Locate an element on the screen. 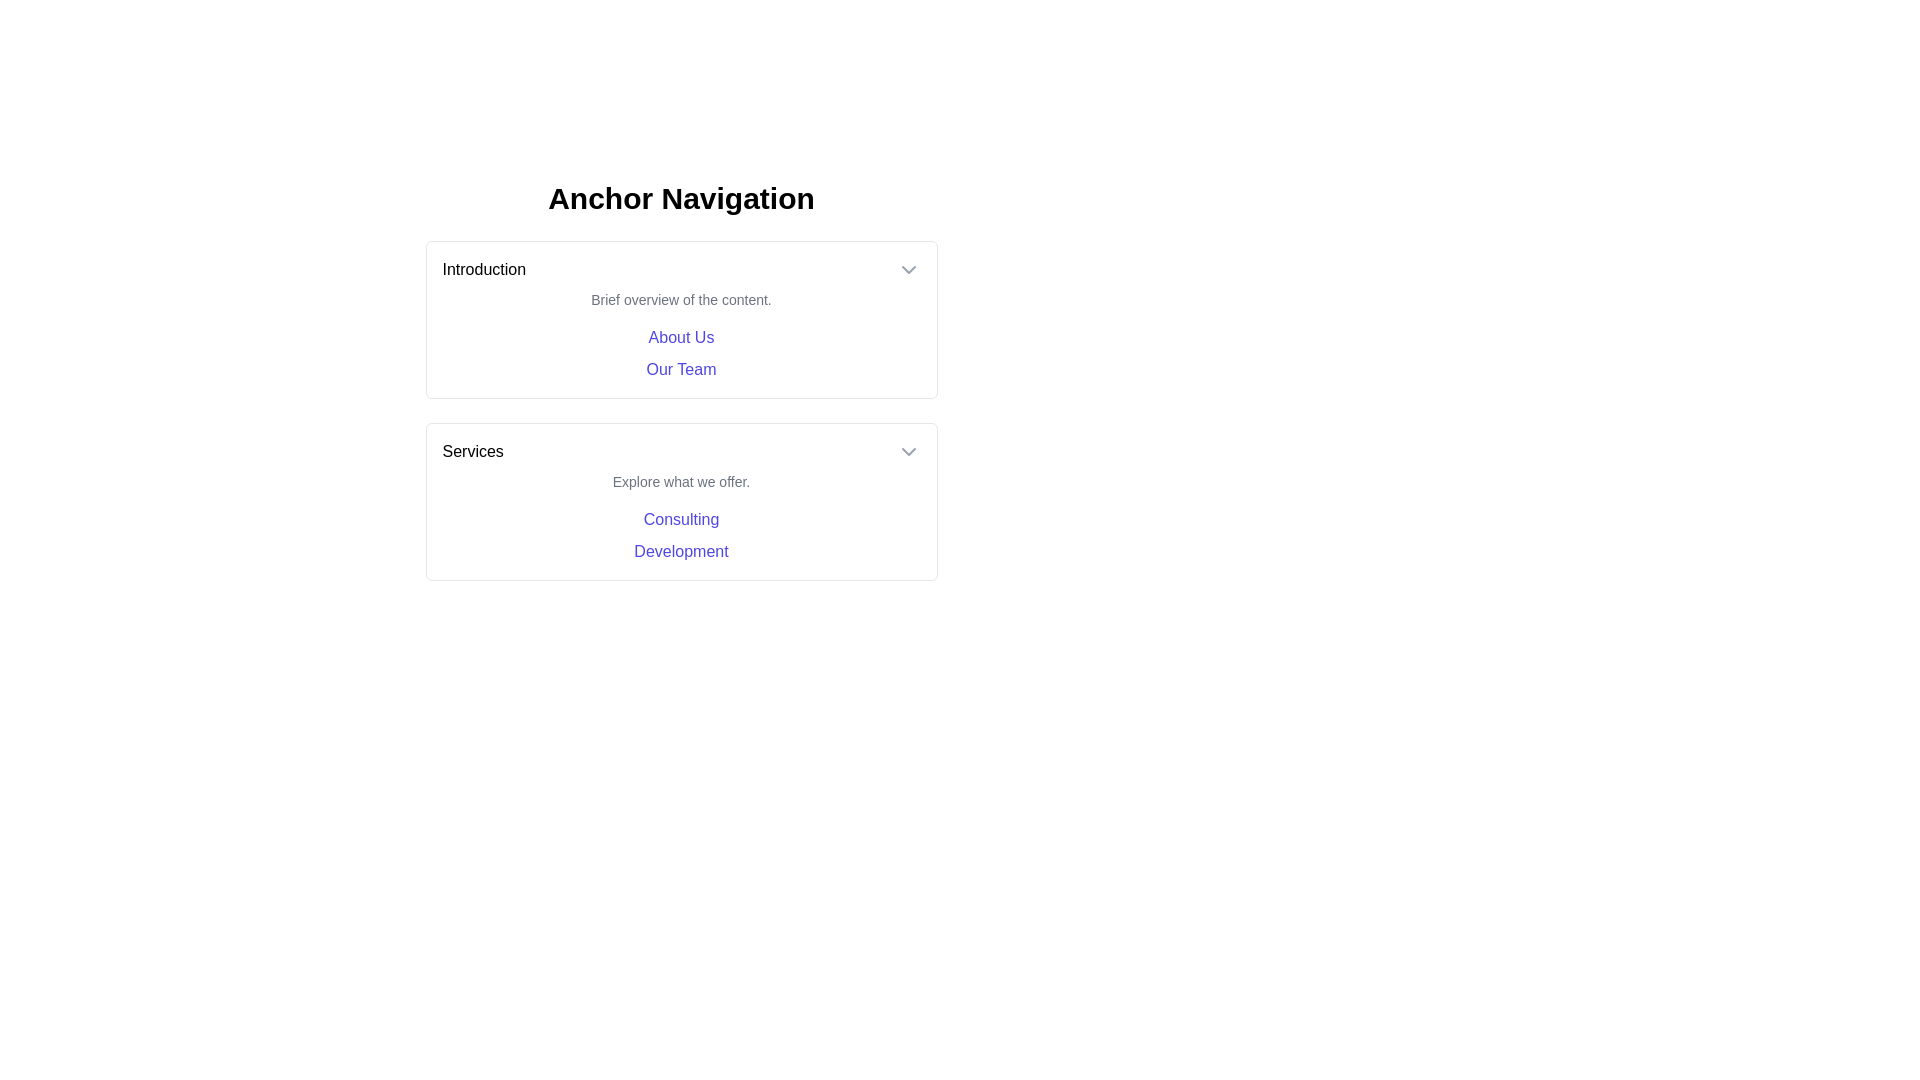 The height and width of the screenshot is (1080, 1920). the 'Services' button in the 'Anchor Navigation' section is located at coordinates (681, 451).